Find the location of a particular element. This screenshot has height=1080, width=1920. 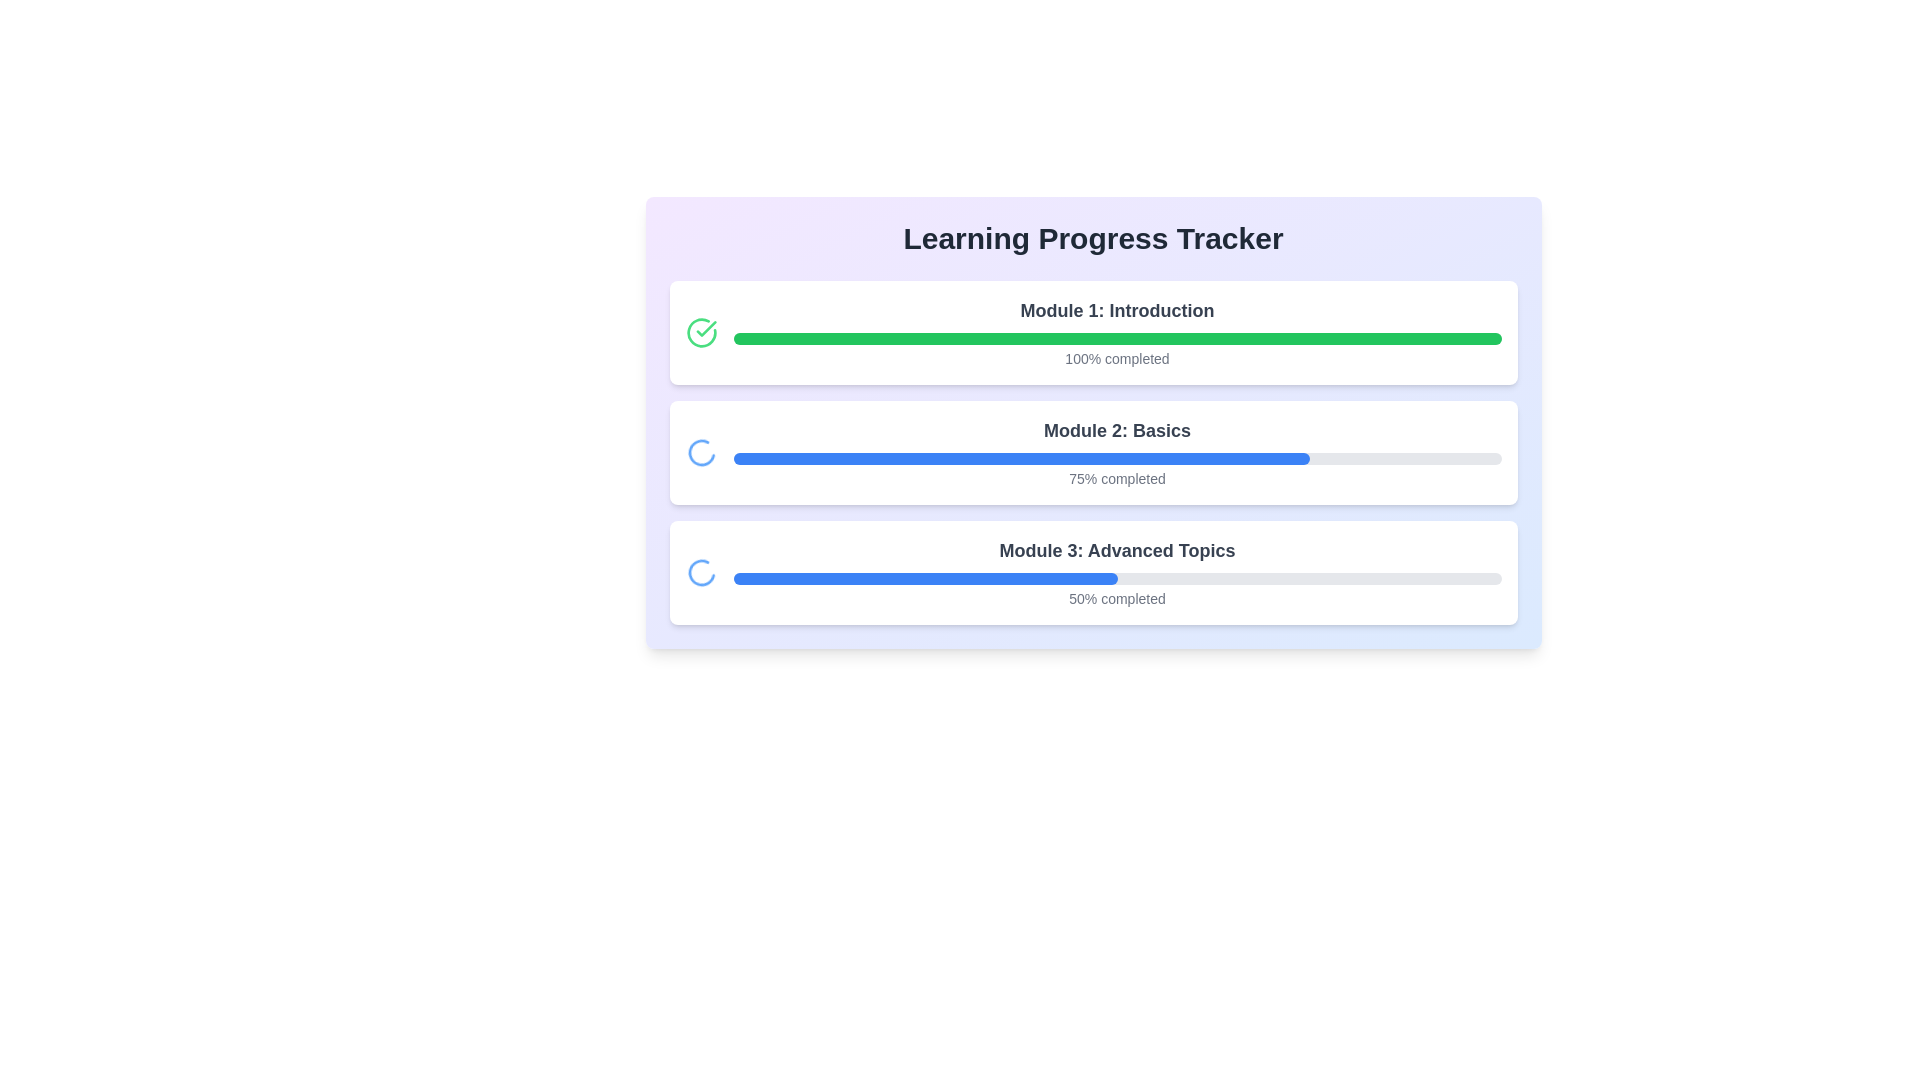

the title Text Label of the first module in the progress tracker interface, which distinguishes the module's content from others is located at coordinates (1116, 311).